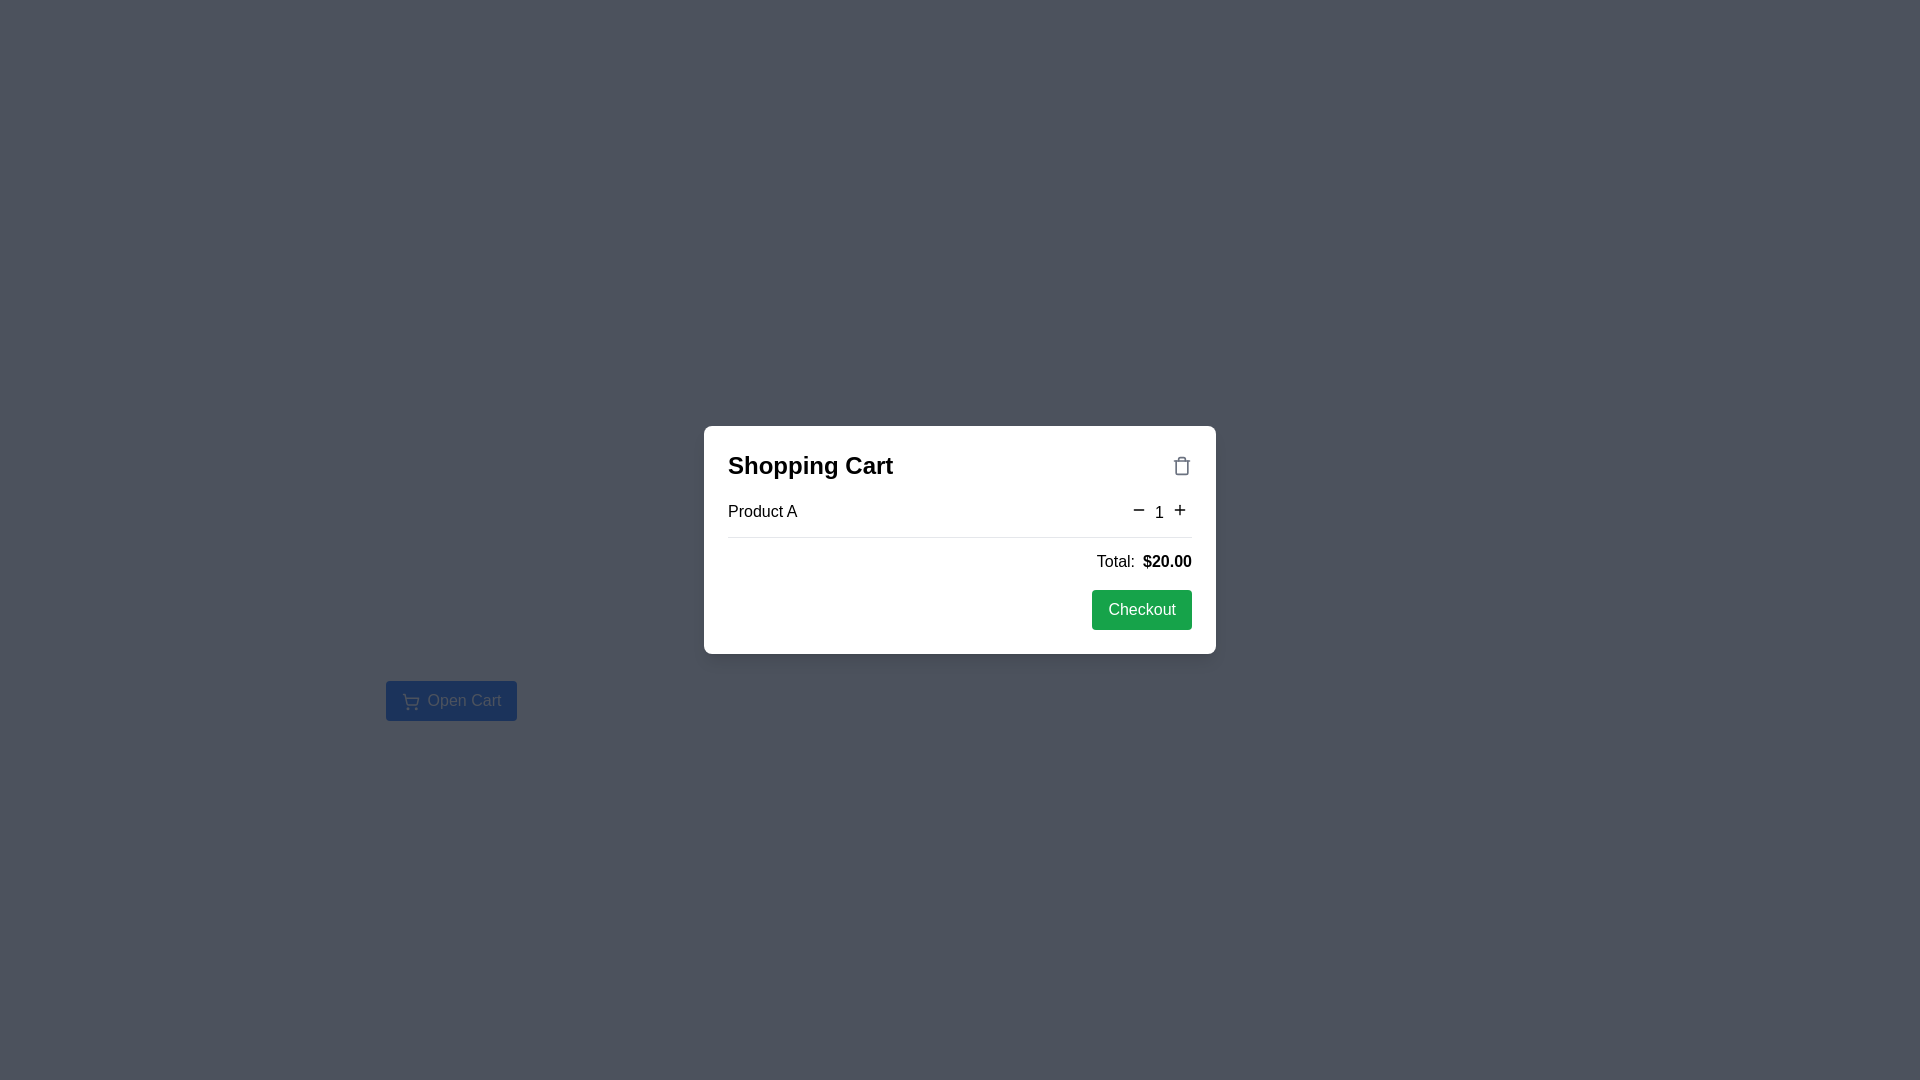  What do you see at coordinates (1181, 466) in the screenshot?
I see `the trash can icon, which visually represents the body of a trash can` at bounding box center [1181, 466].